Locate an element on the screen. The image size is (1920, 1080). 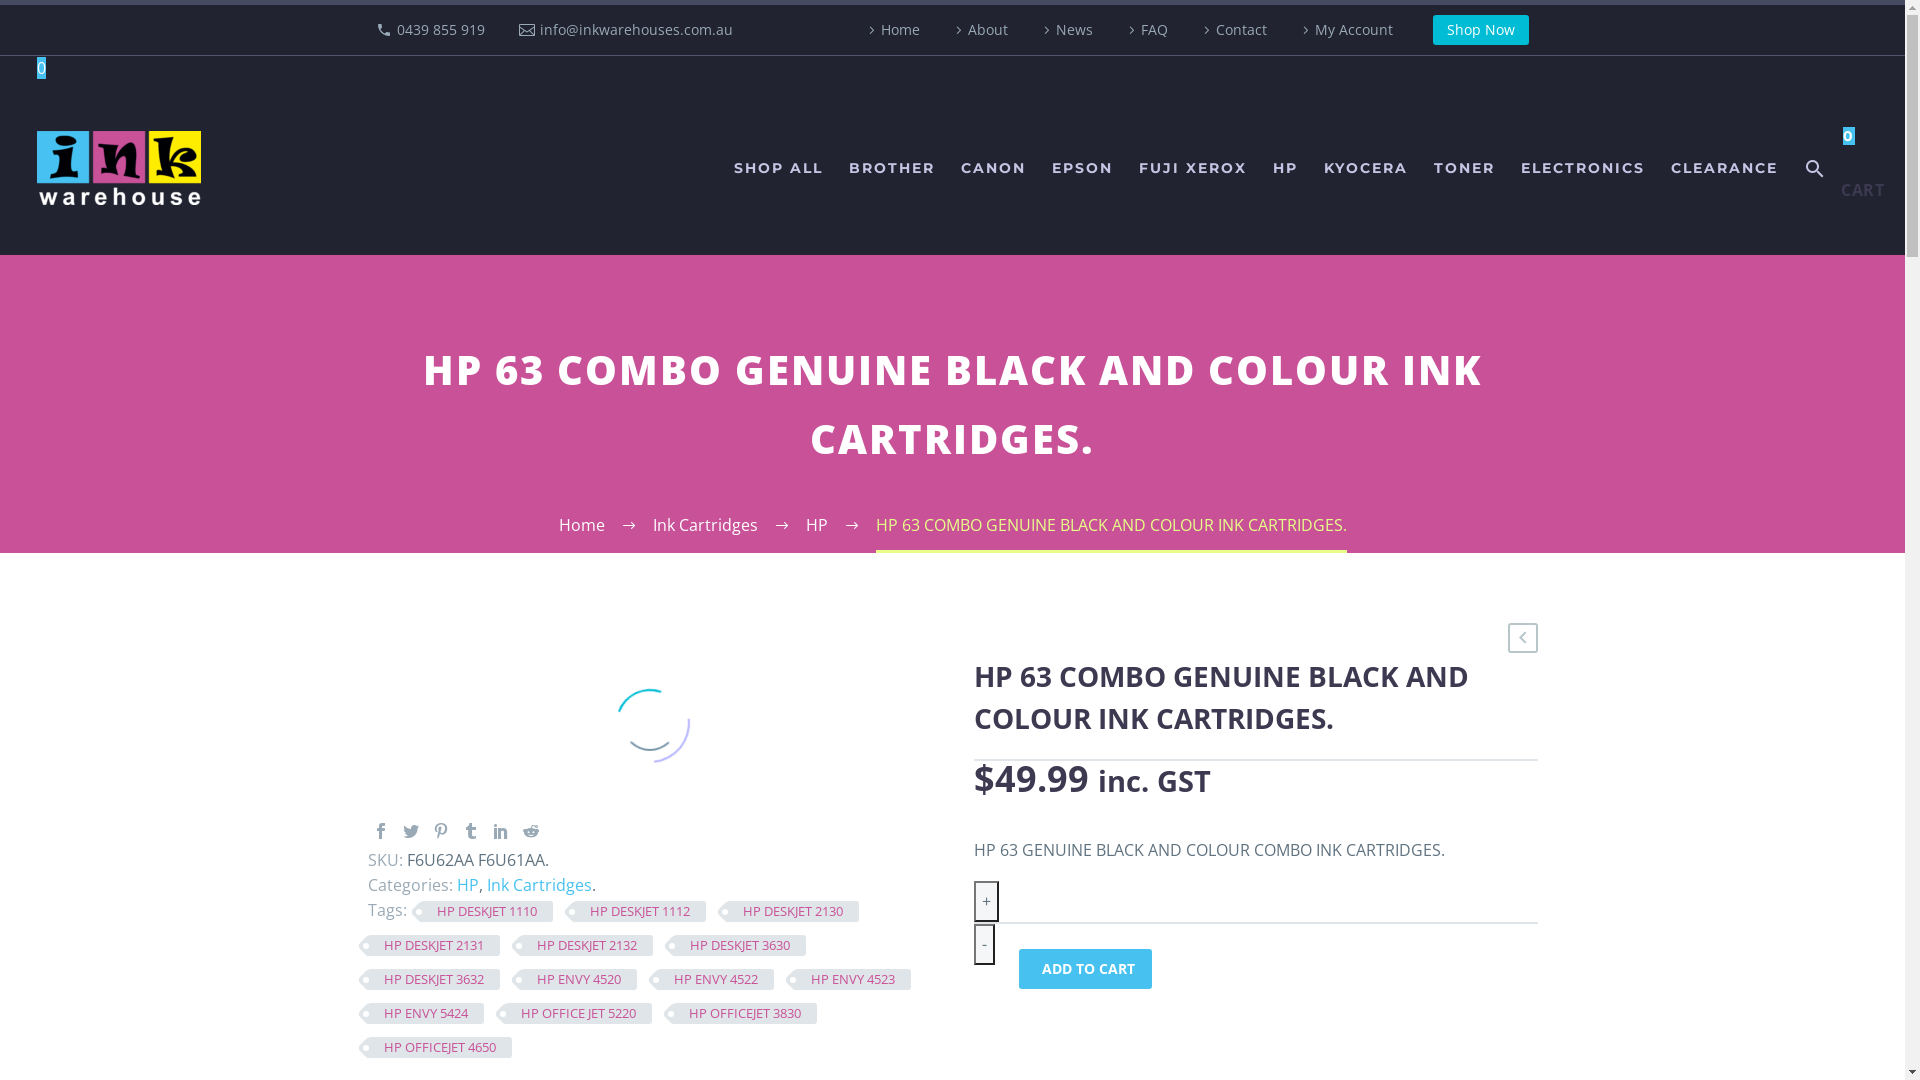
'HP DESKJET 2132' is located at coordinates (584, 945).